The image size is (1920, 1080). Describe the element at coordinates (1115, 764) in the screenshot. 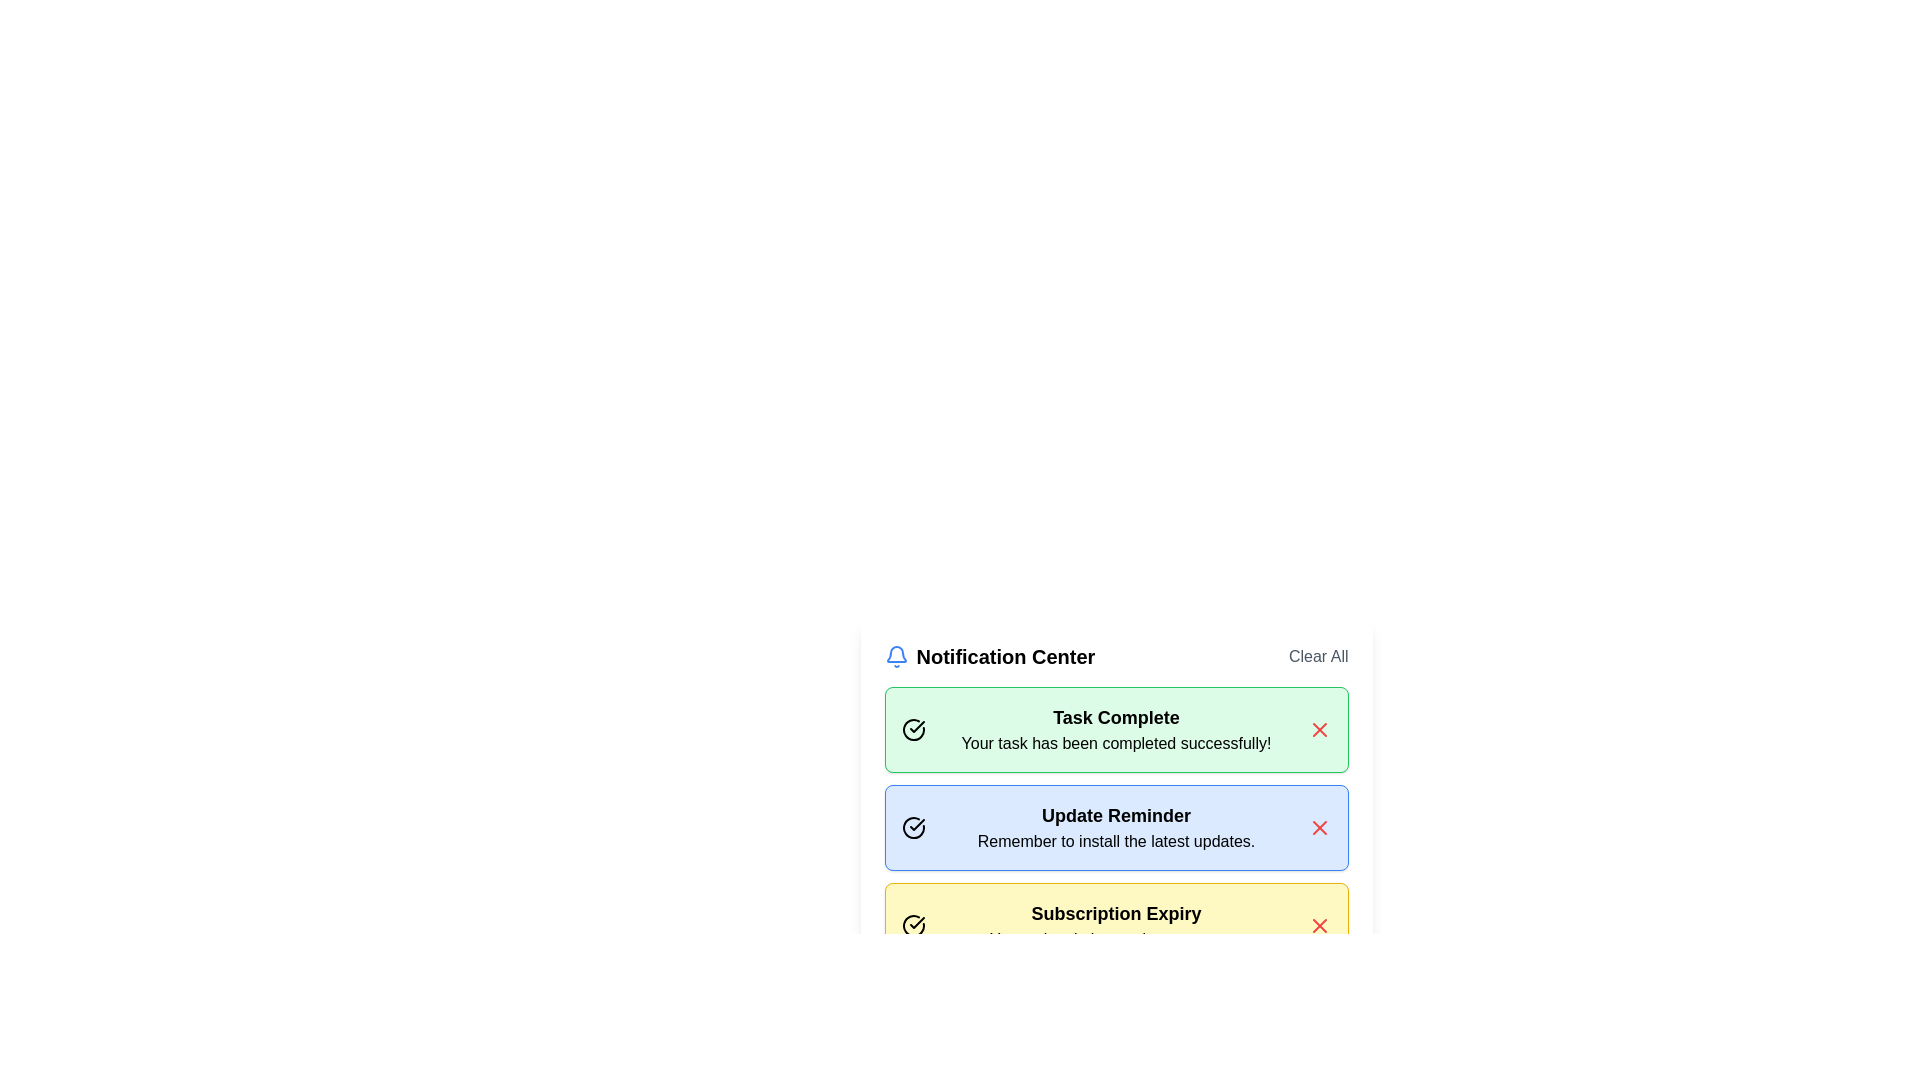

I see `the Notification block located in the Notification Center, which indicates the successful completion of a task and includes a close button` at that location.